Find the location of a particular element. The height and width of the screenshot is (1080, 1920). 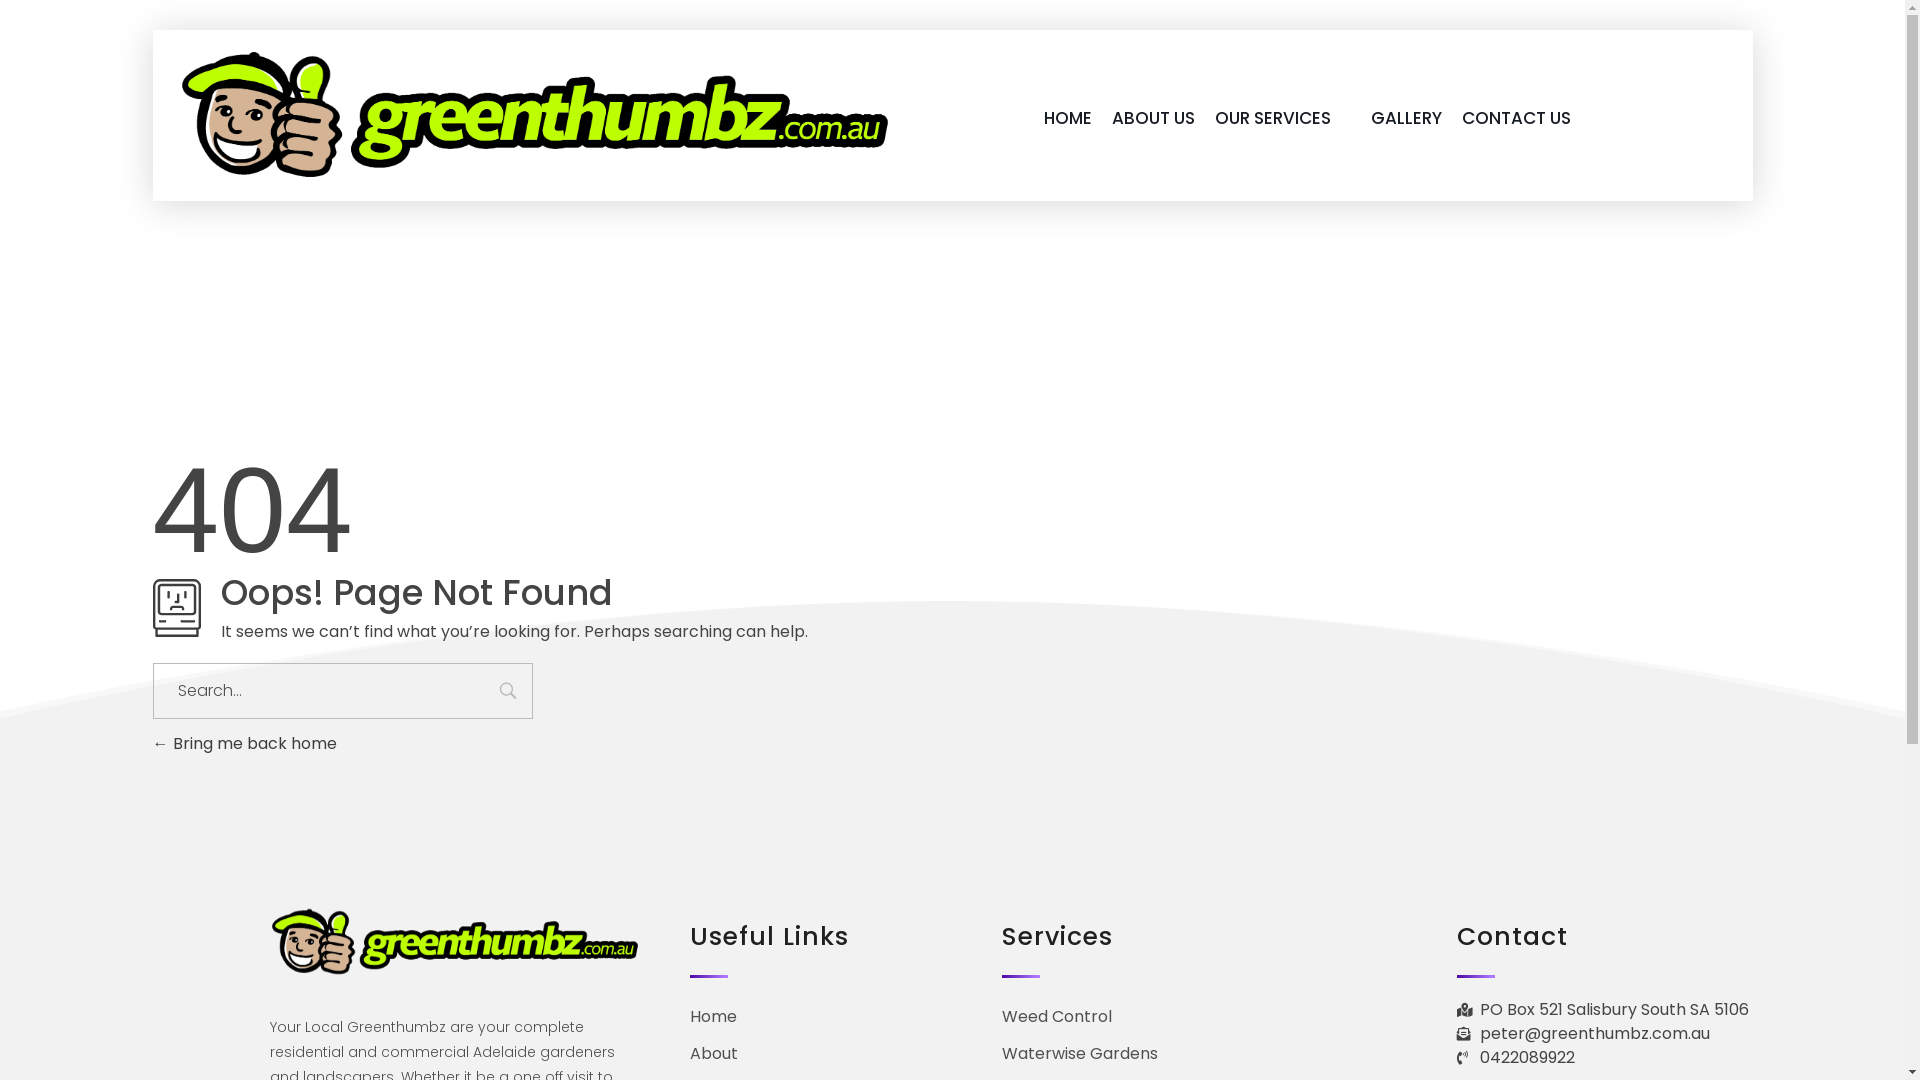

'Bring me back home' is located at coordinates (243, 743).